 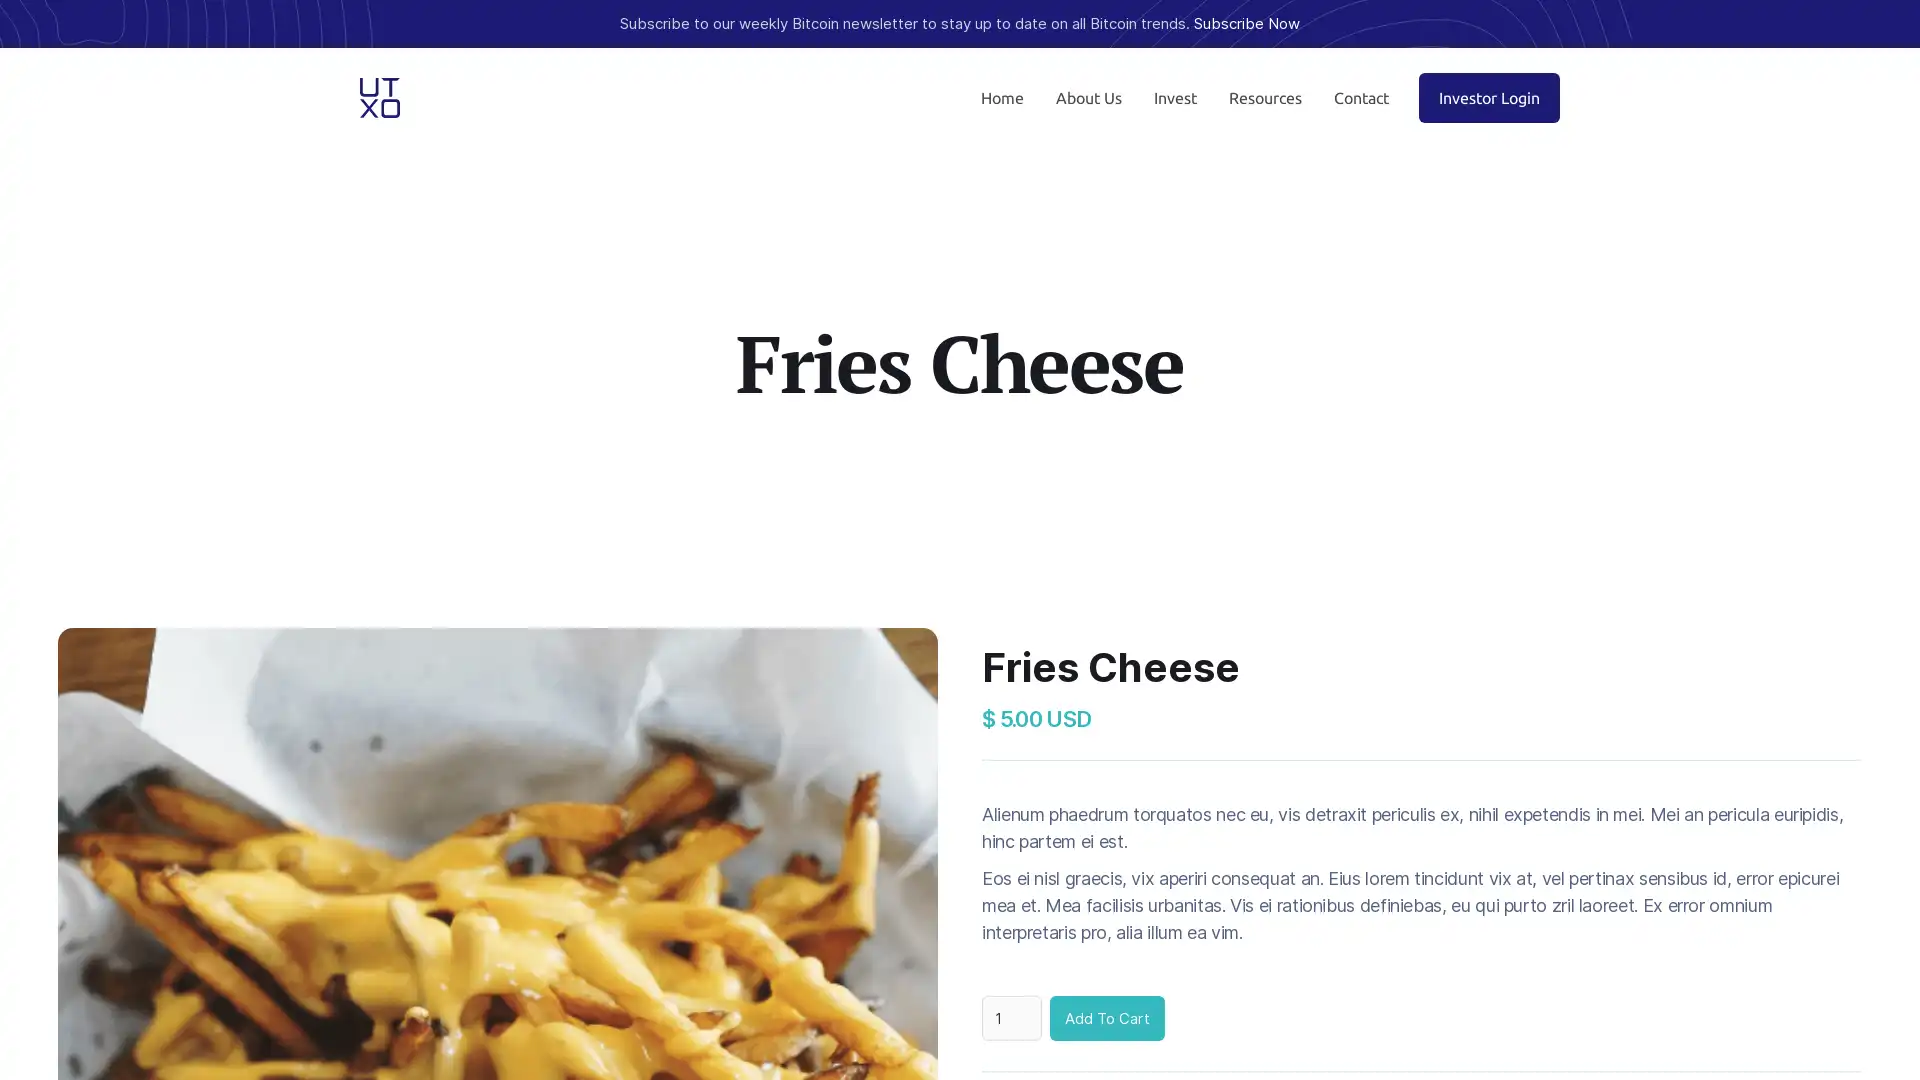 I want to click on Add To Cart, so click(x=1106, y=1018).